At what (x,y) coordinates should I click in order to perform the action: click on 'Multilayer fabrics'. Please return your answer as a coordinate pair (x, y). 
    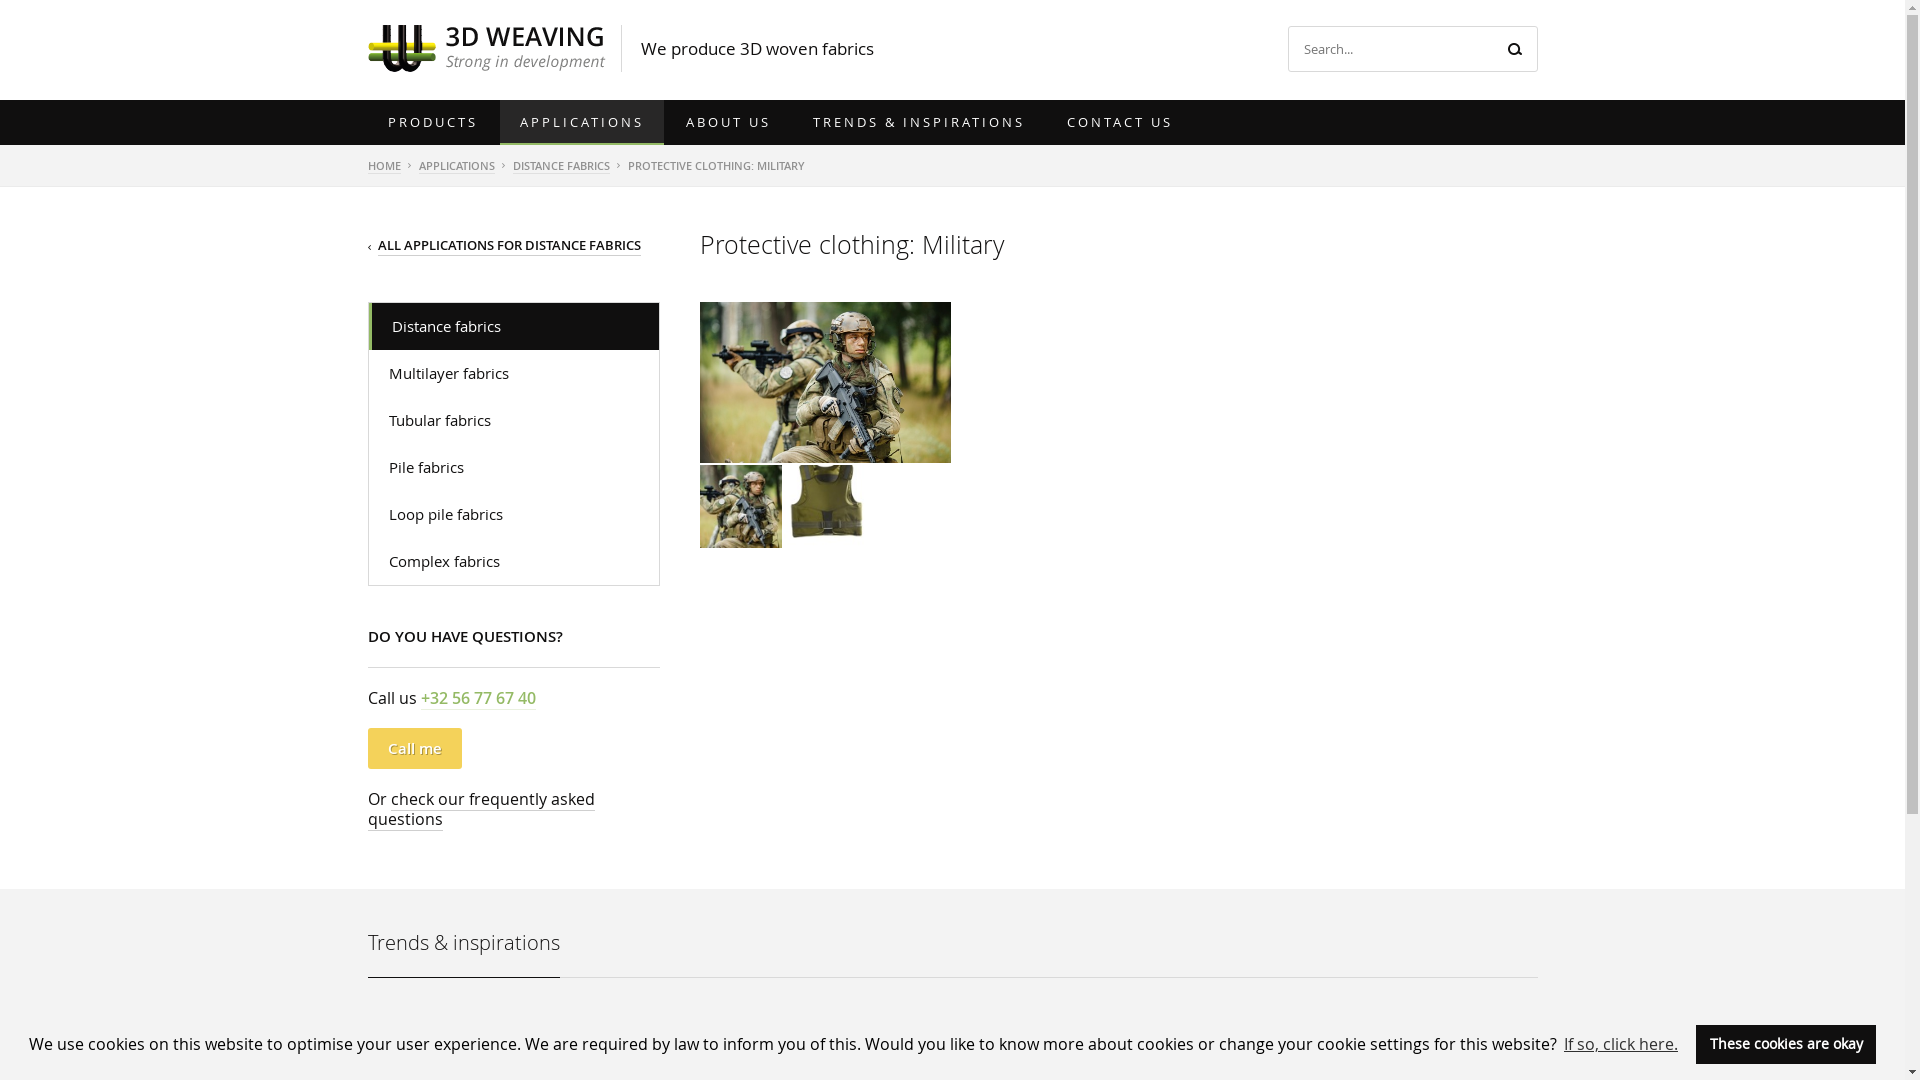
    Looking at the image, I should click on (513, 373).